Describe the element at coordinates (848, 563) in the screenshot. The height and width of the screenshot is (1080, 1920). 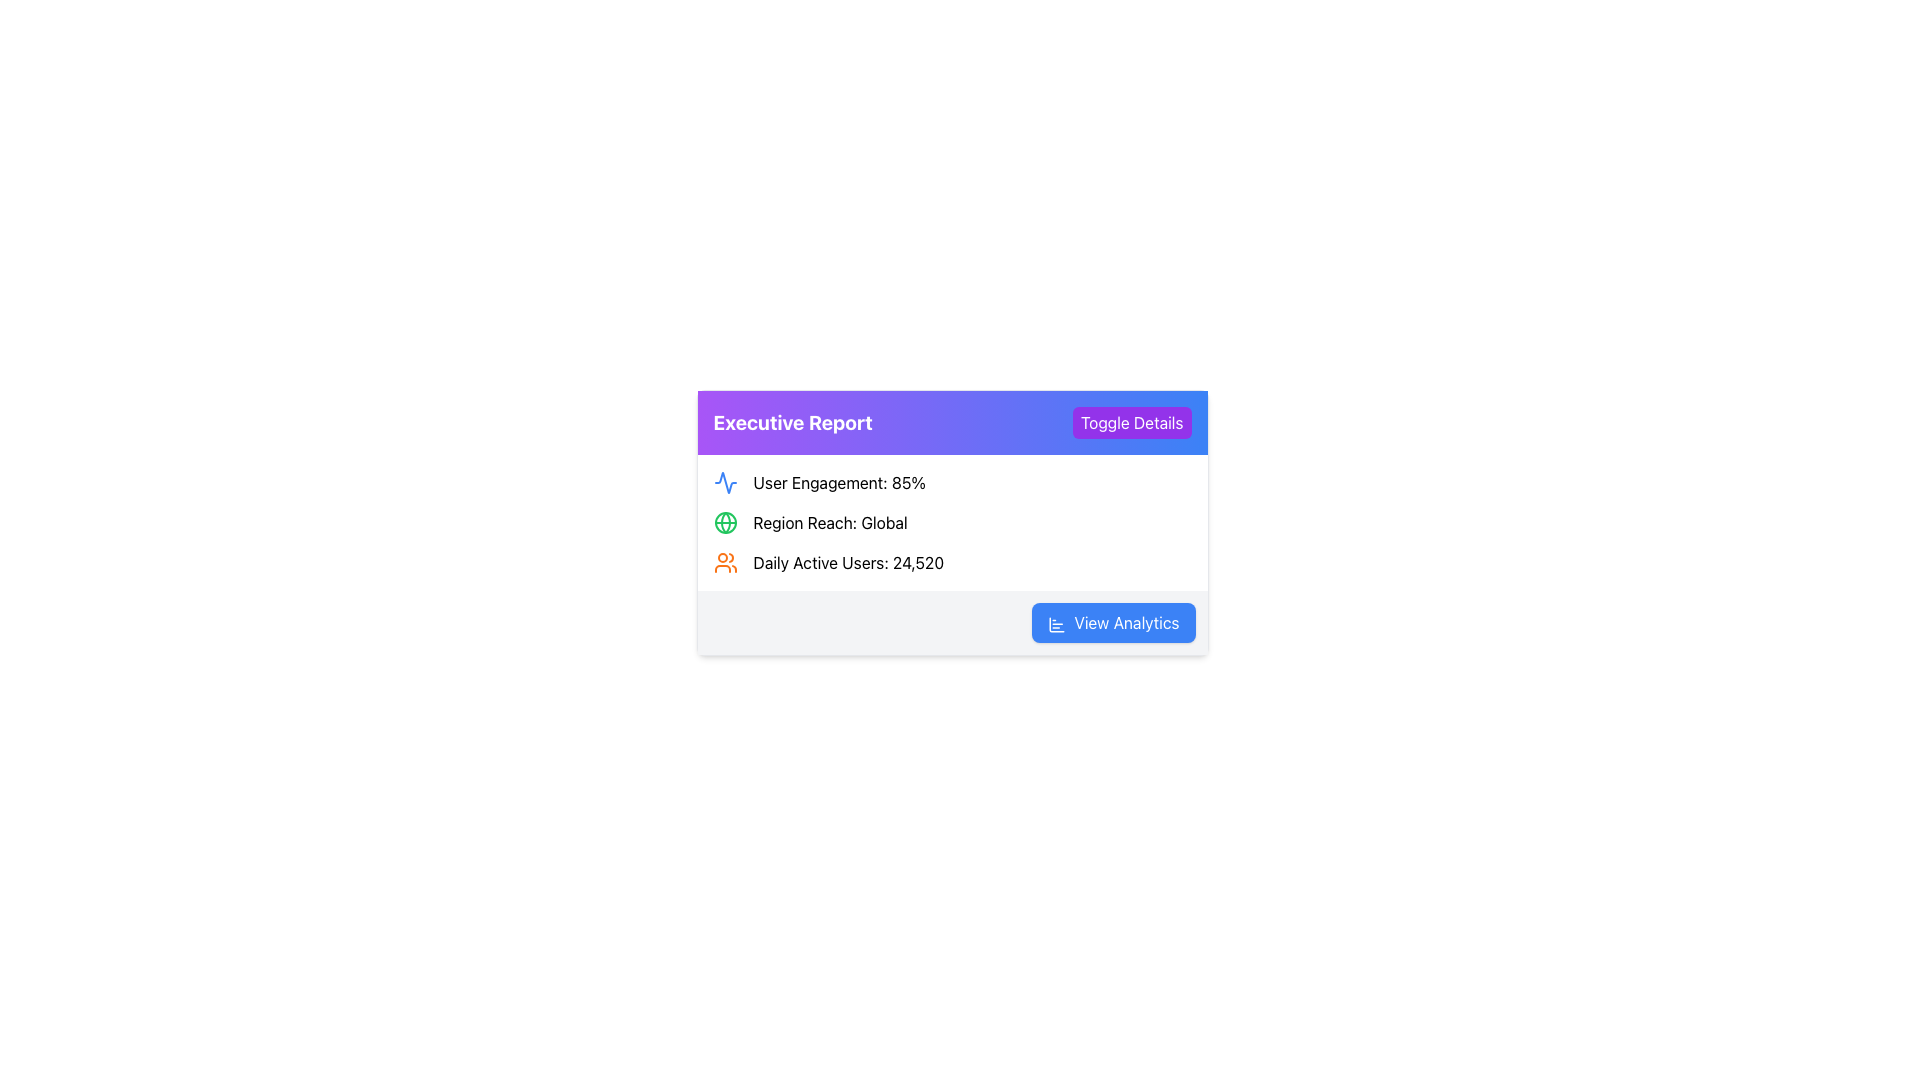
I see `the Text Label displaying 'Daily Active Users: 24,520', which is the third metric in the report interface, located below 'Region Reach: Global'` at that location.